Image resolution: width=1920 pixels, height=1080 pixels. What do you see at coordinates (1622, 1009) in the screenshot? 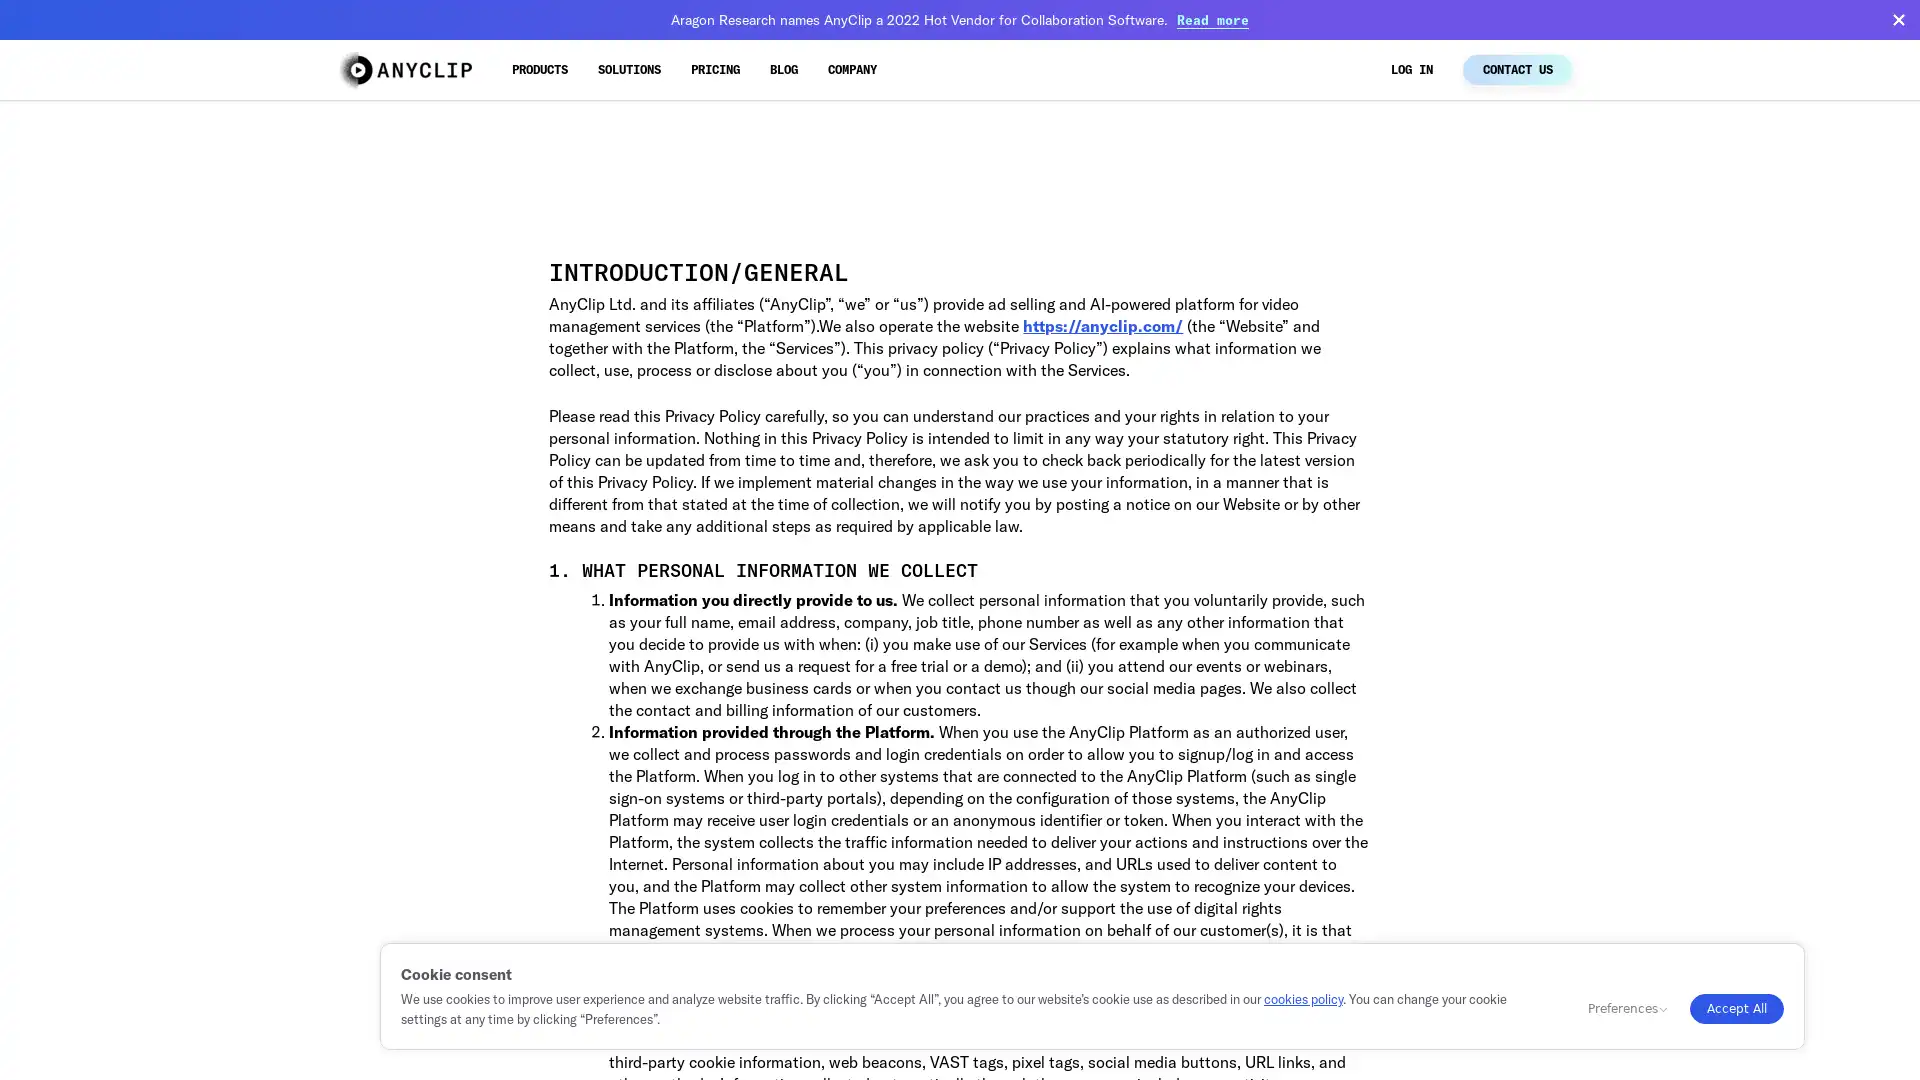
I see `Preferences` at bounding box center [1622, 1009].